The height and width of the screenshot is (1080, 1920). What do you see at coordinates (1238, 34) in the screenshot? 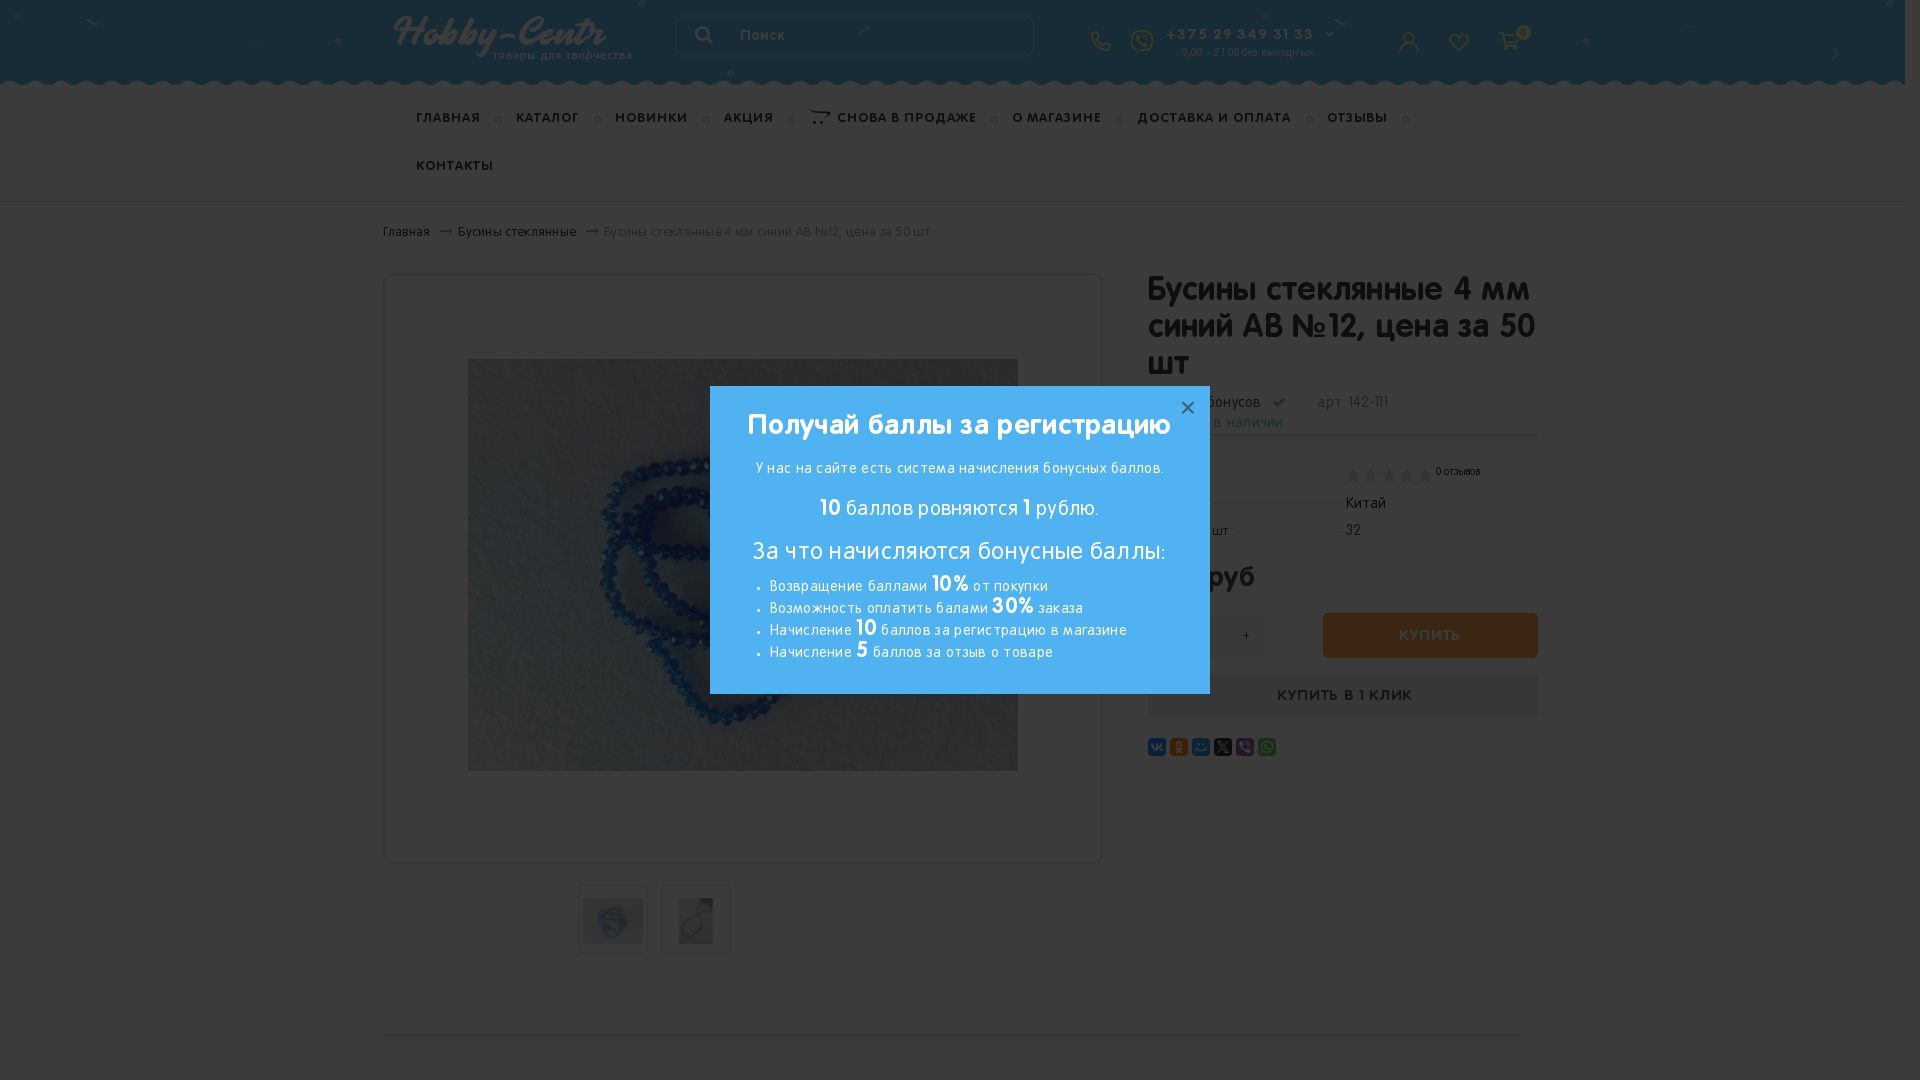
I see `'+375 29 349 31 33'` at bounding box center [1238, 34].